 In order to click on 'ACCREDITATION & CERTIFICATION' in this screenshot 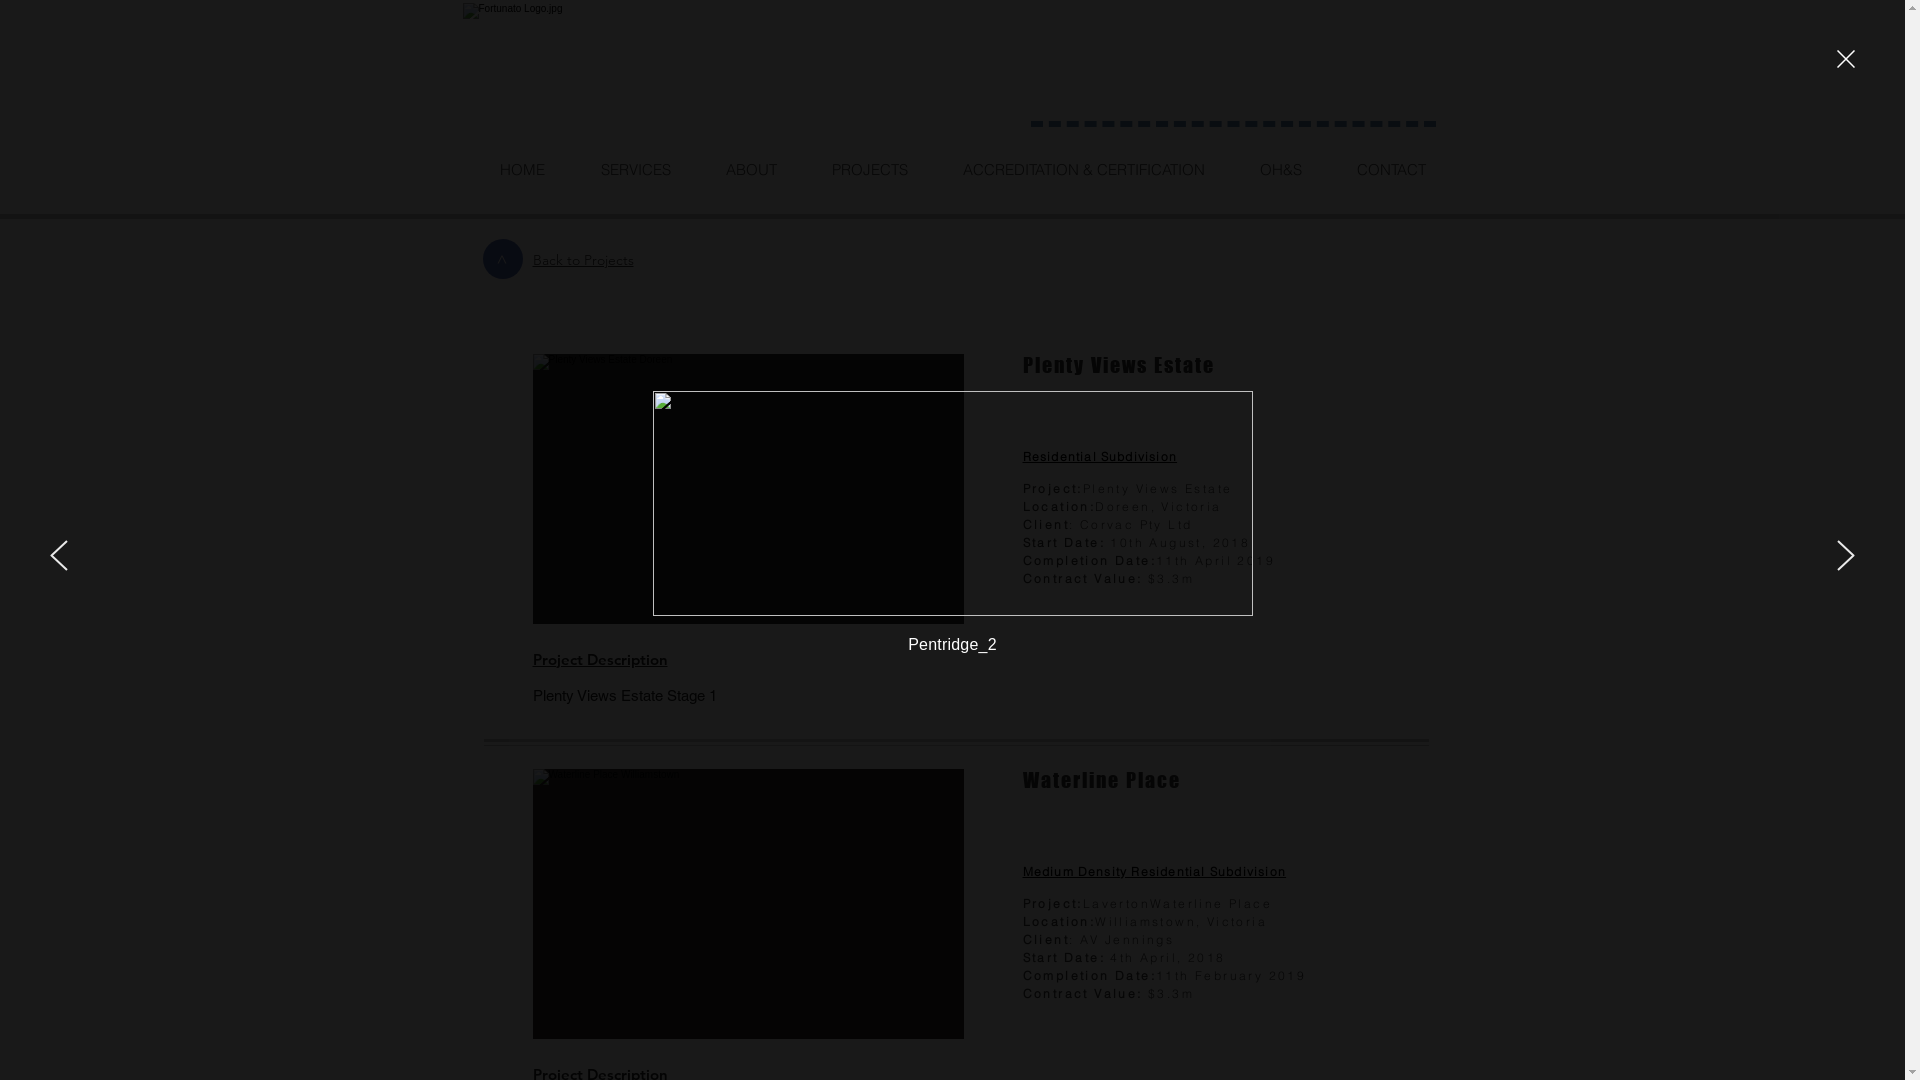, I will do `click(1081, 168)`.